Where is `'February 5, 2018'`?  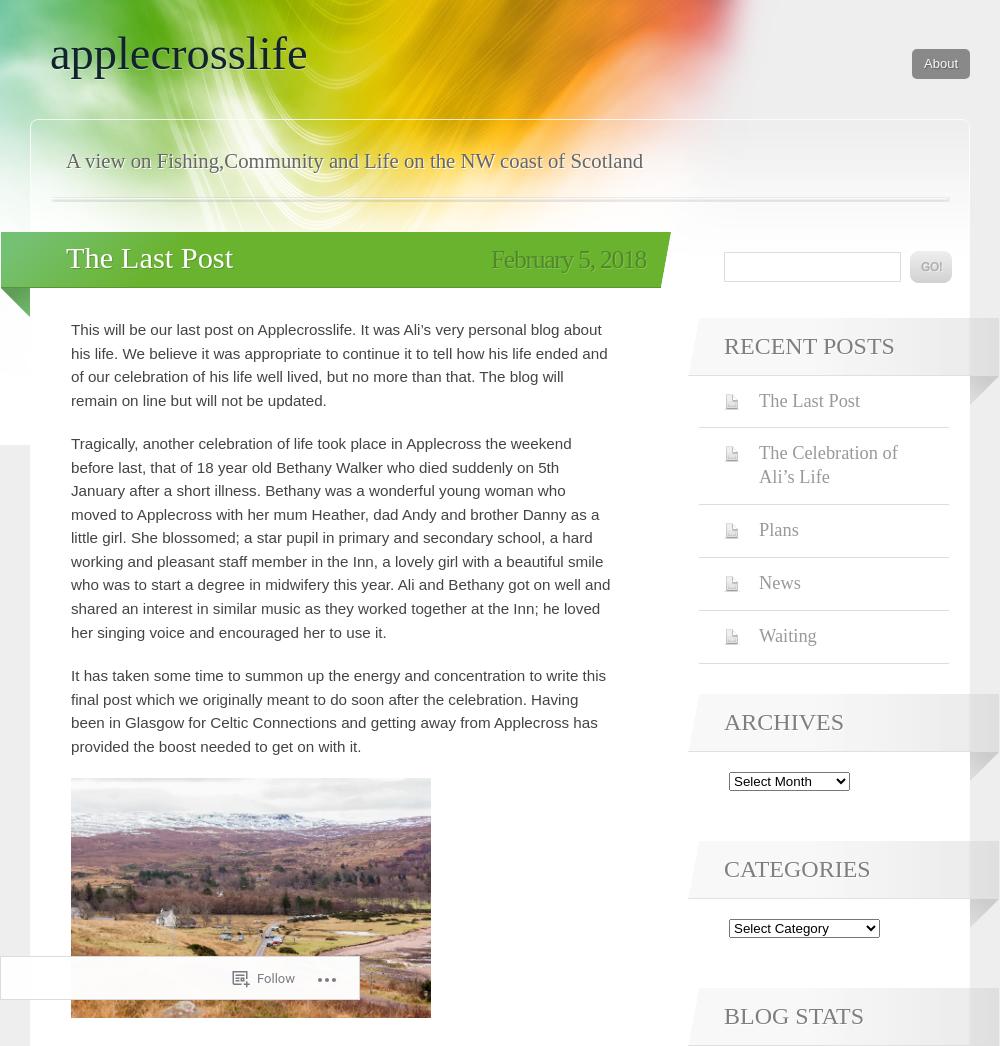
'February 5, 2018' is located at coordinates (567, 257).